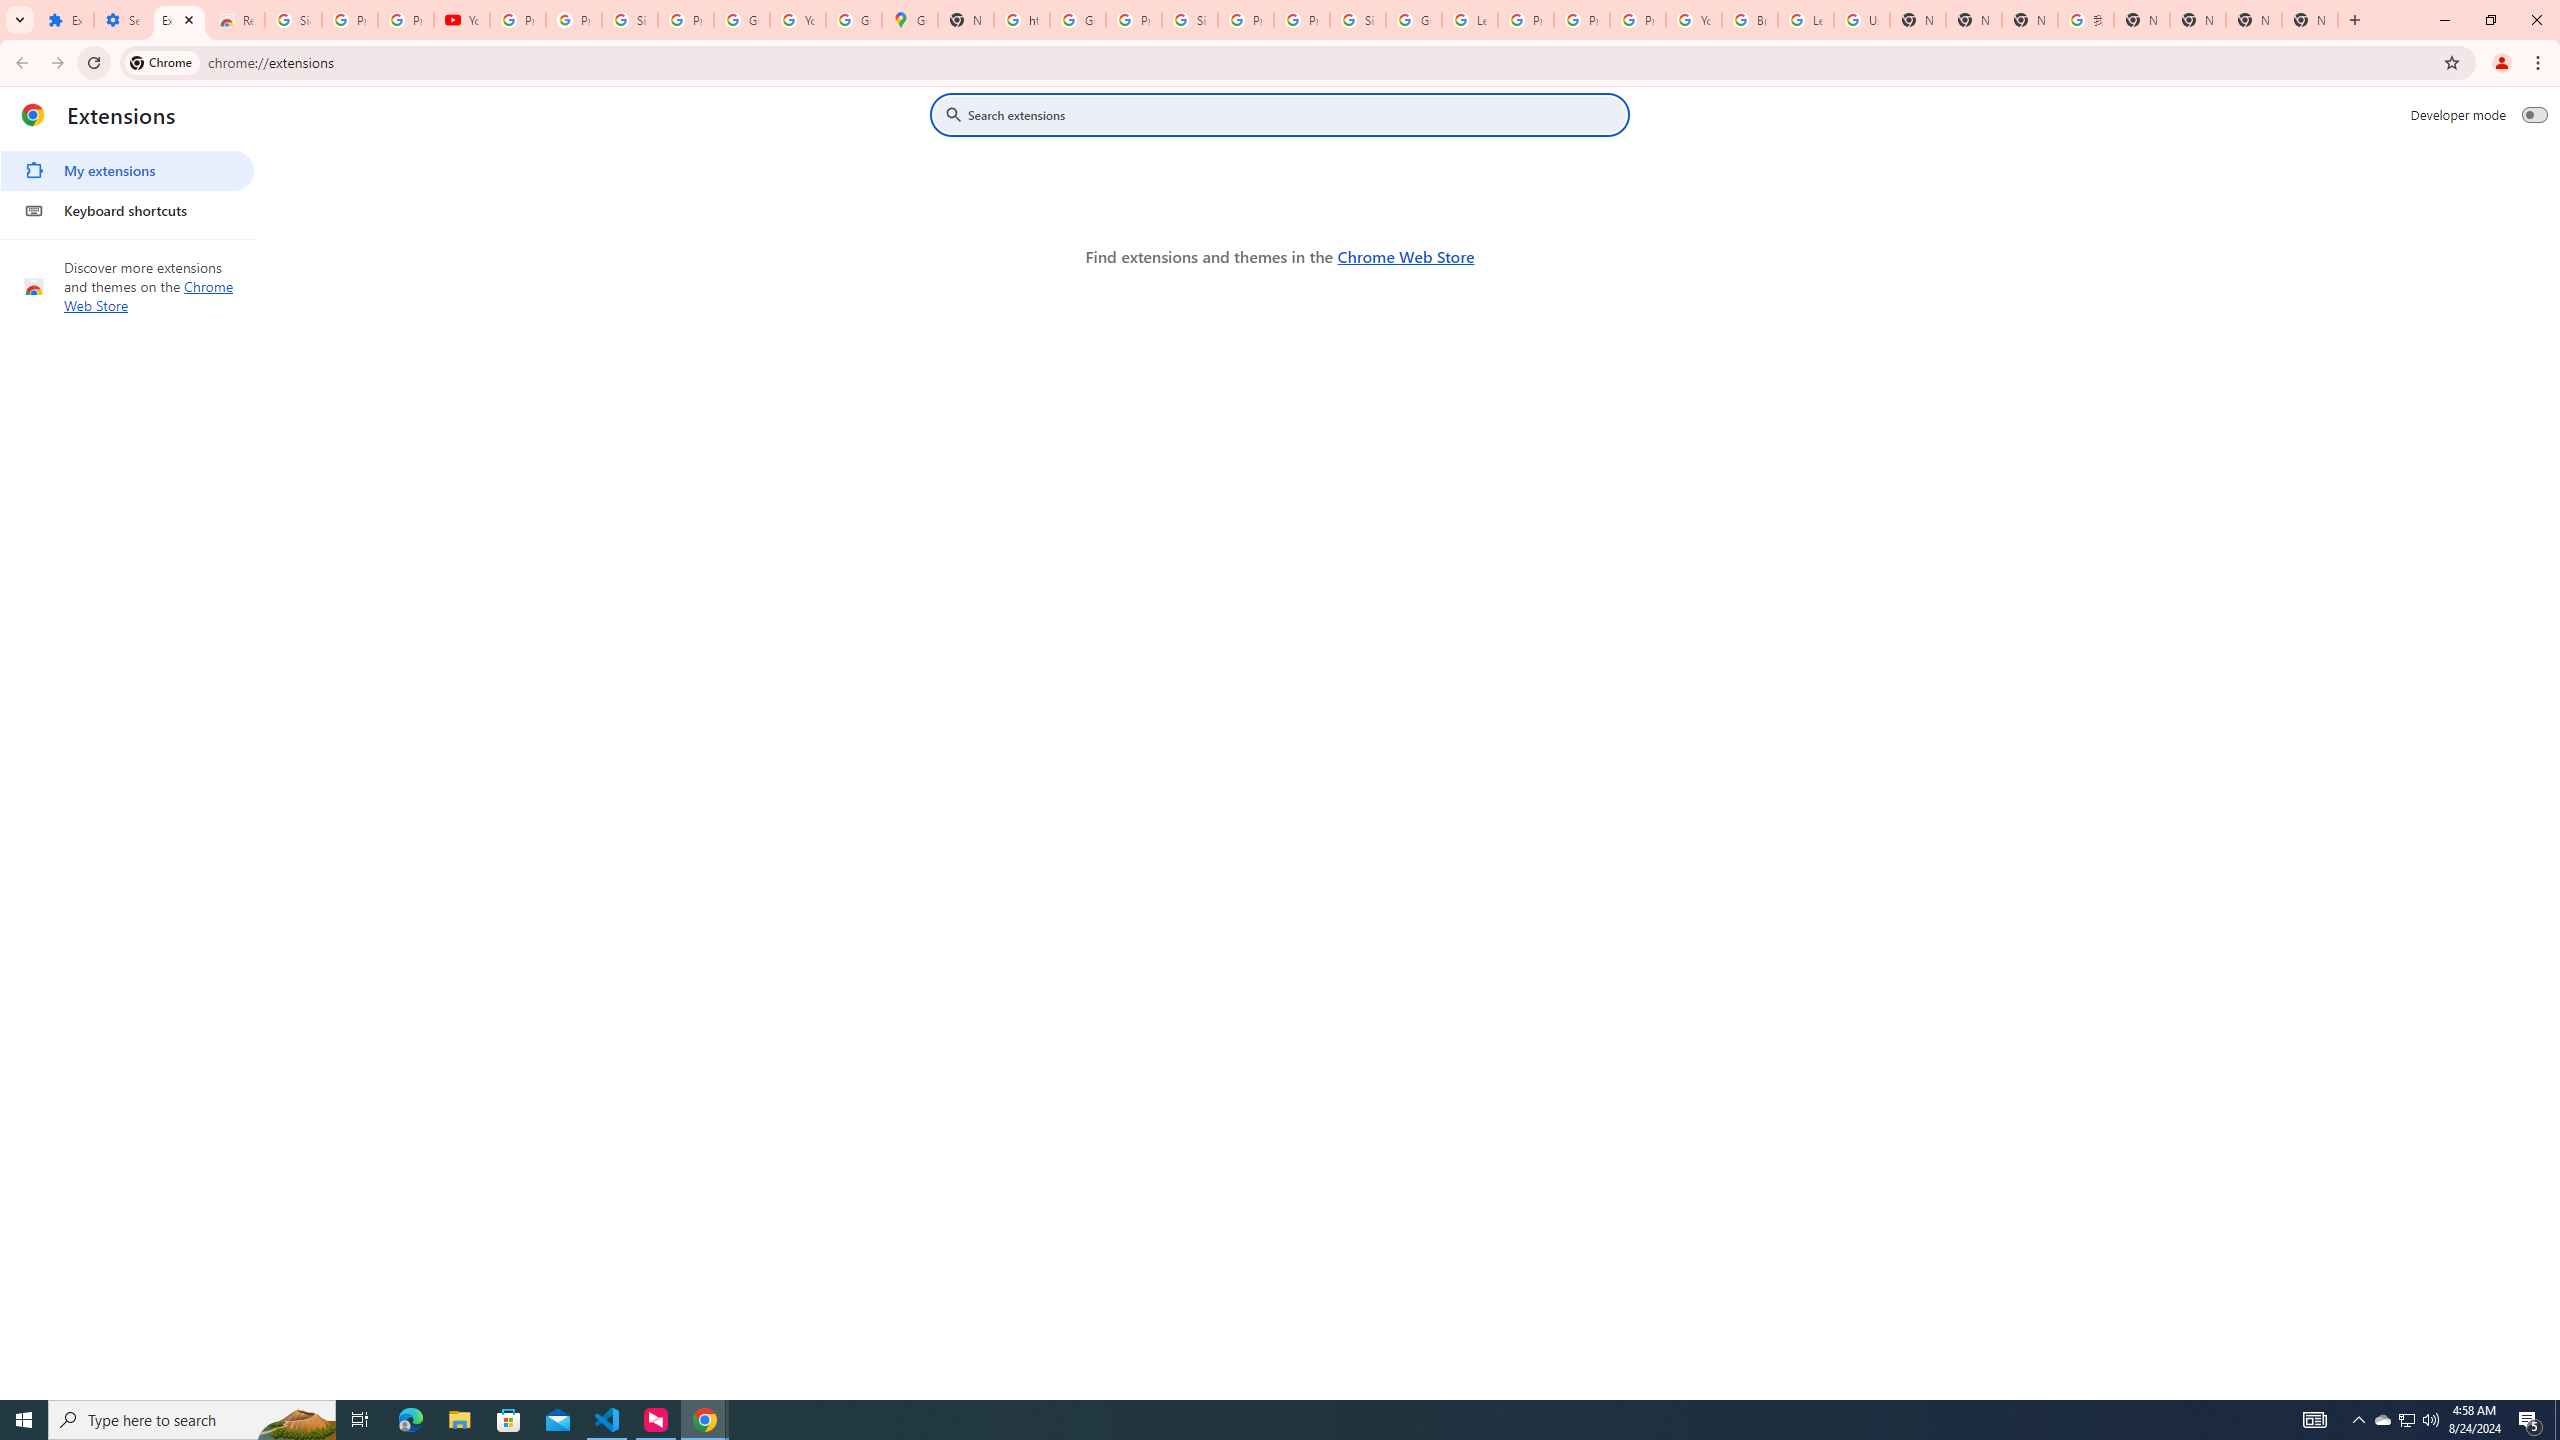 This screenshot has width=2560, height=1440. What do you see at coordinates (121, 19) in the screenshot?
I see `'Settings'` at bounding box center [121, 19].